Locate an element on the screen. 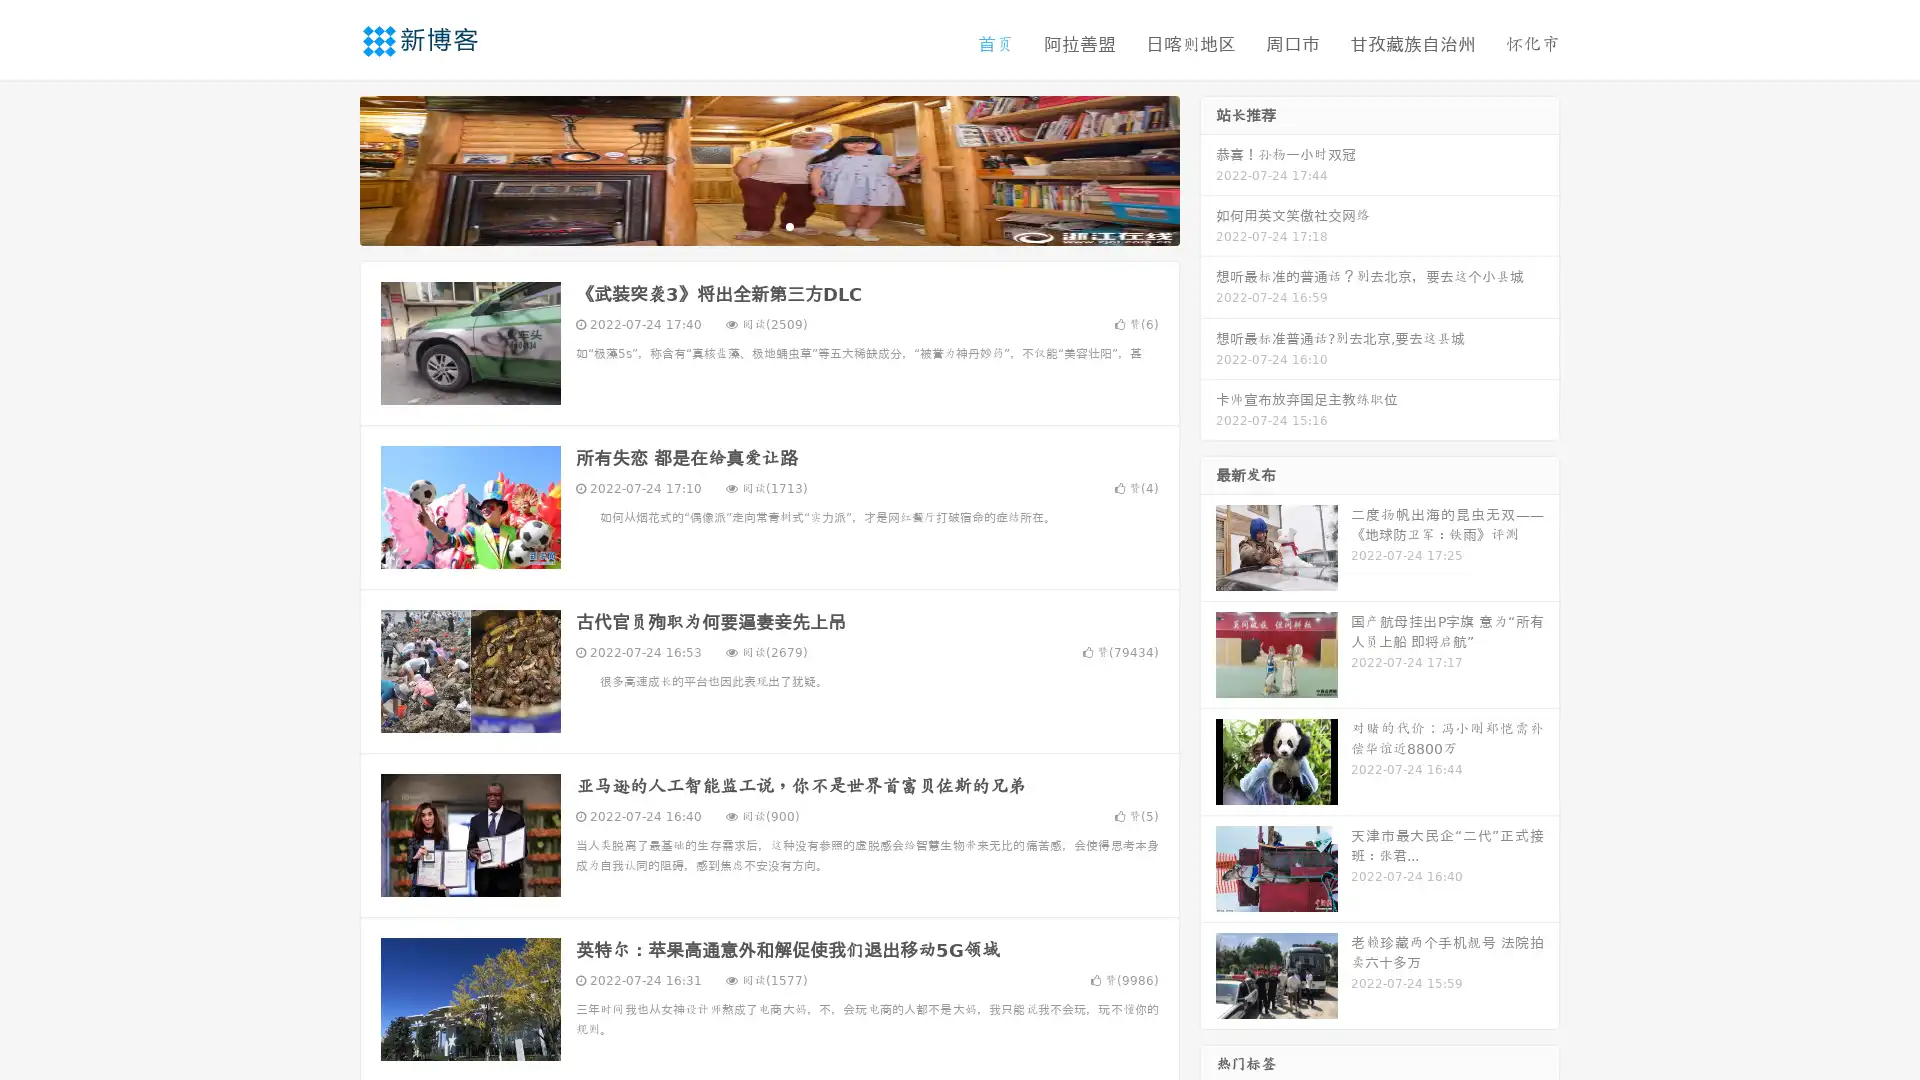 This screenshot has width=1920, height=1080. Next slide is located at coordinates (1208, 168).